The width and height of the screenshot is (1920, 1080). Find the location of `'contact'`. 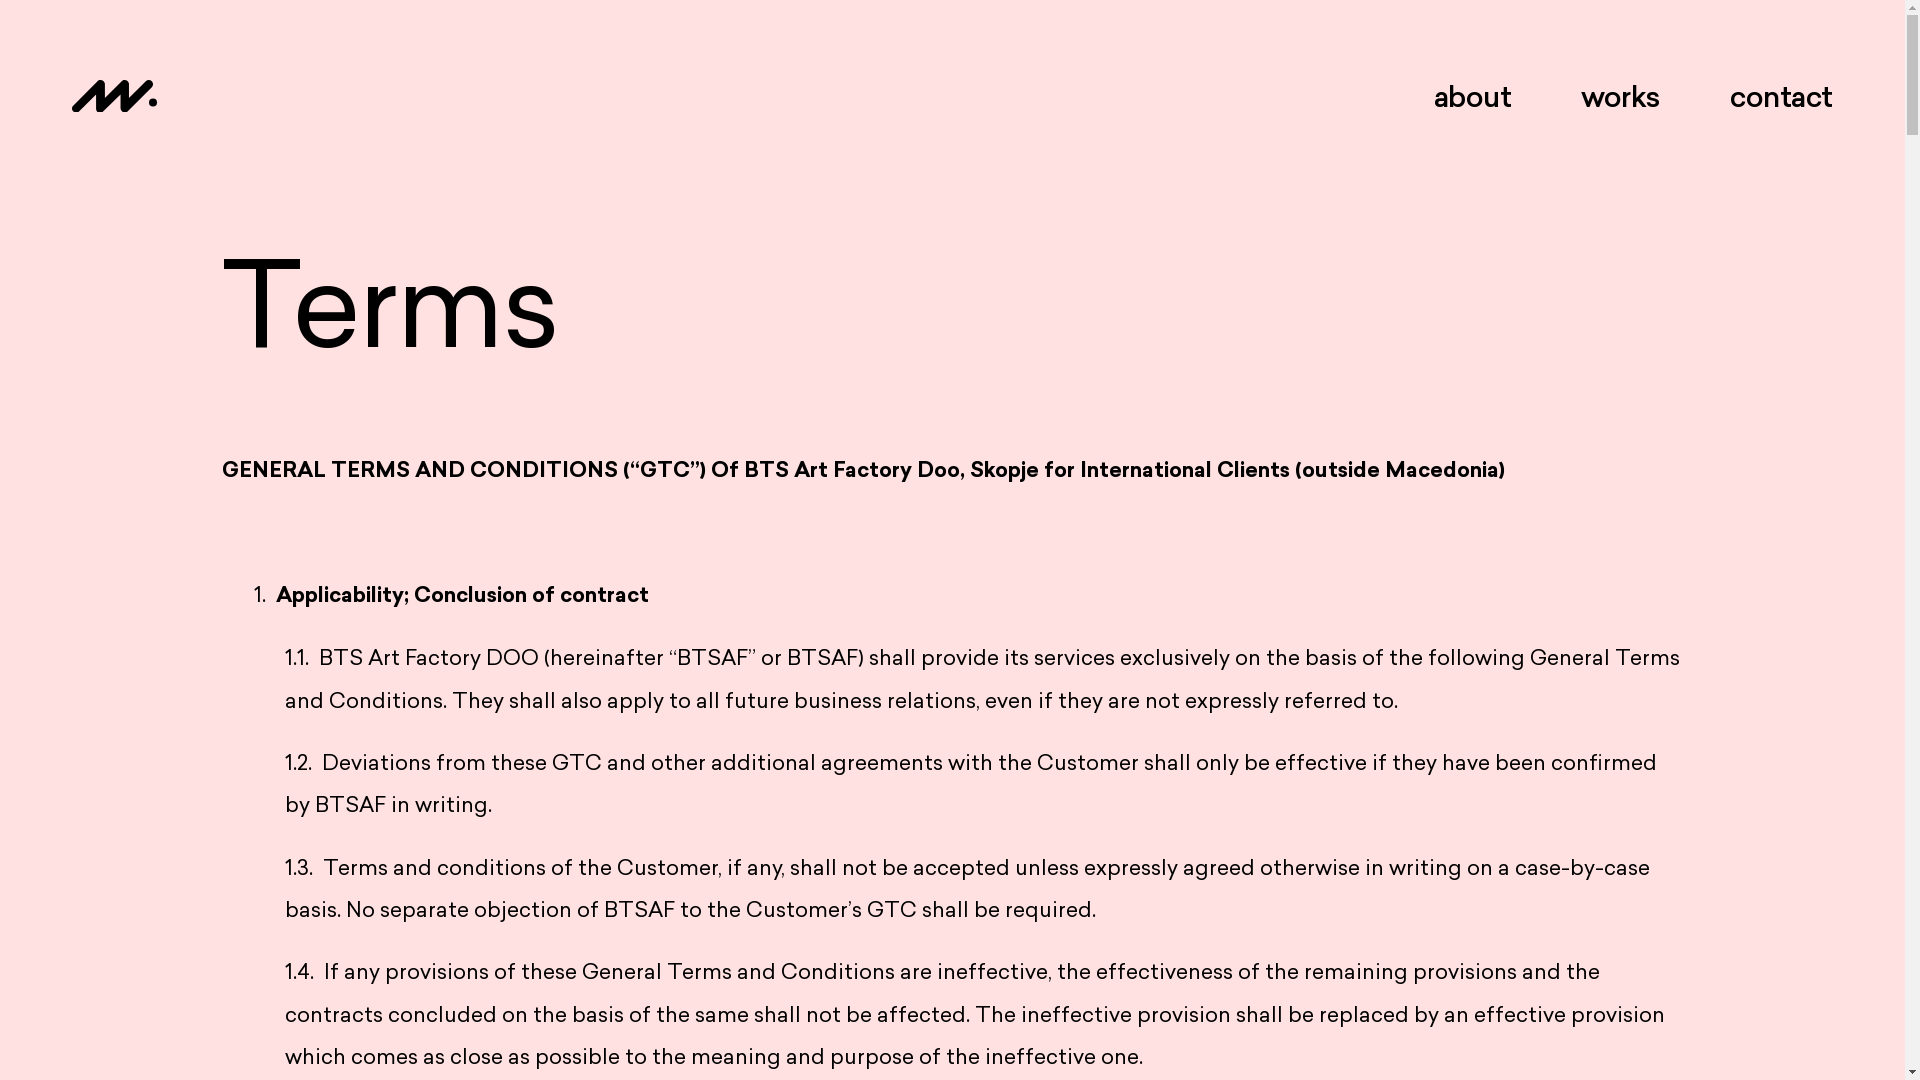

'contact' is located at coordinates (1728, 96).